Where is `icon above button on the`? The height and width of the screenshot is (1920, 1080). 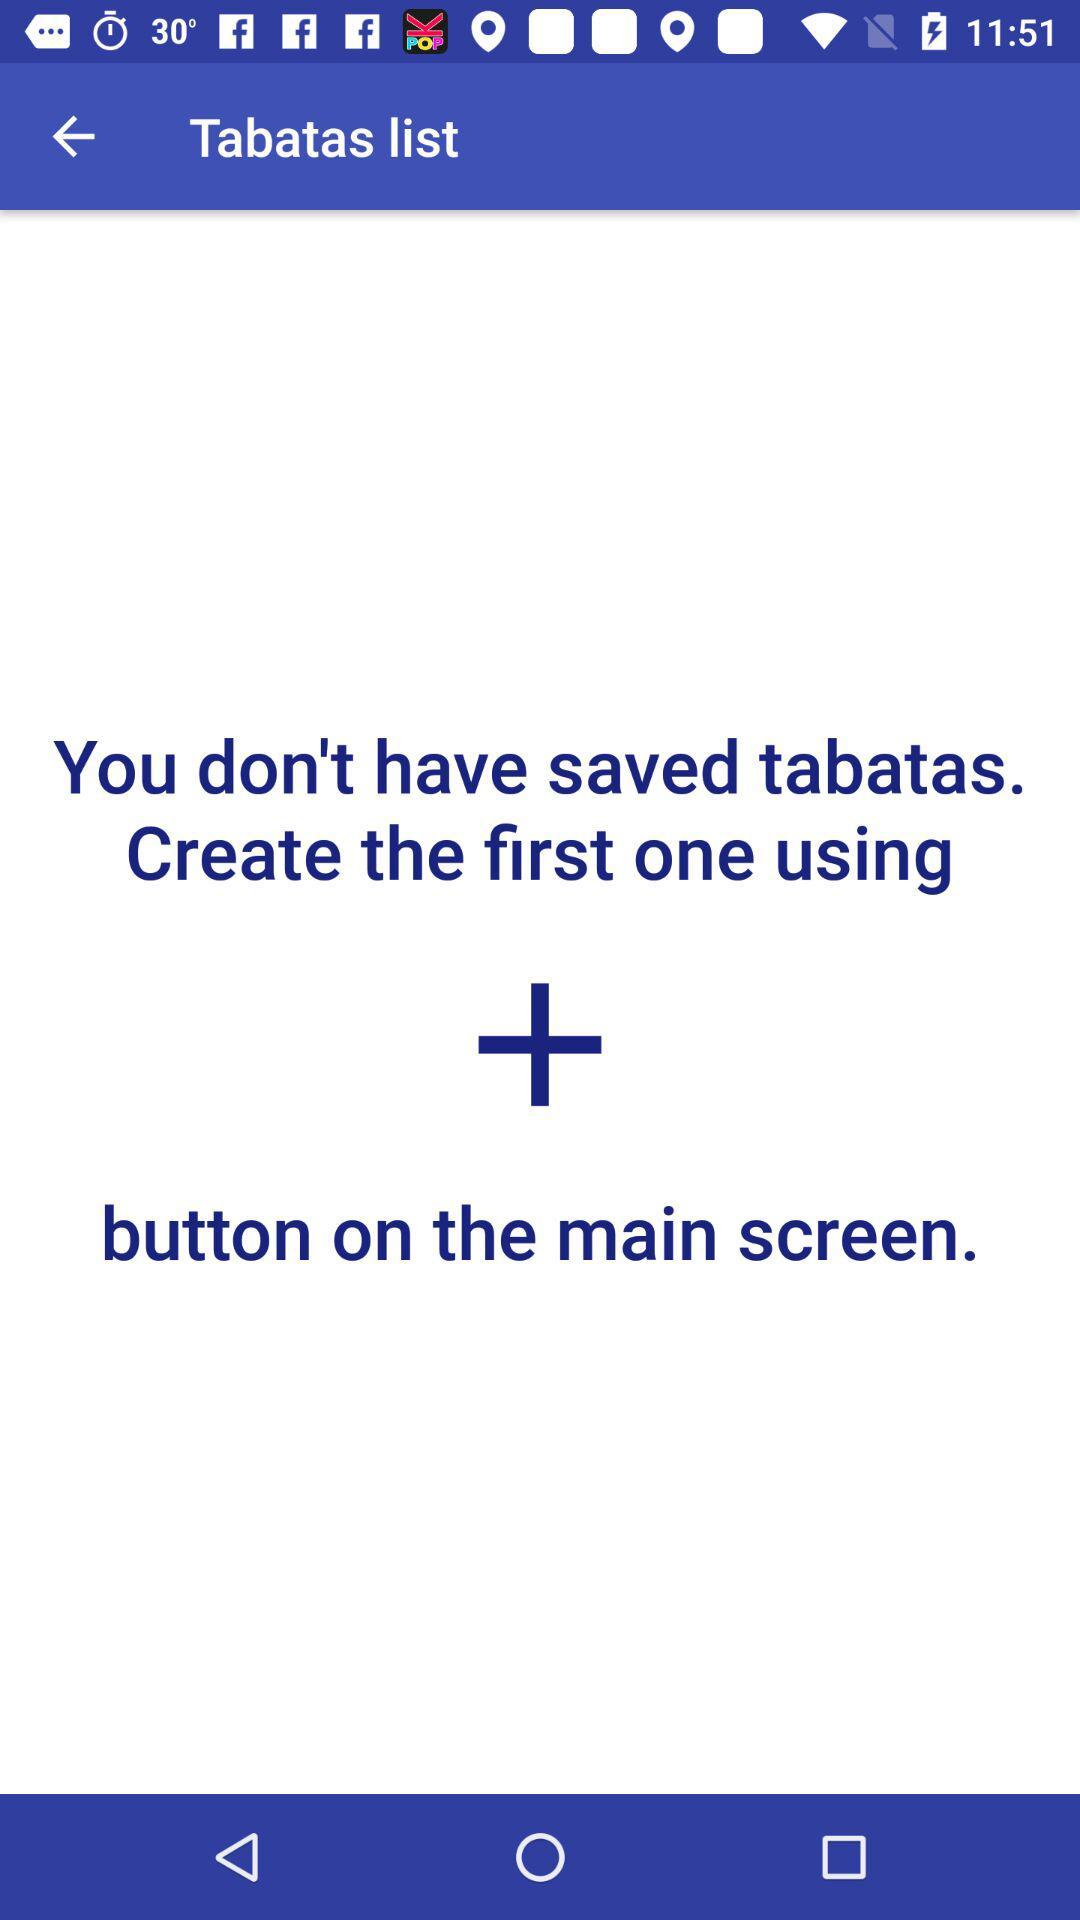 icon above button on the is located at coordinates (540, 1043).